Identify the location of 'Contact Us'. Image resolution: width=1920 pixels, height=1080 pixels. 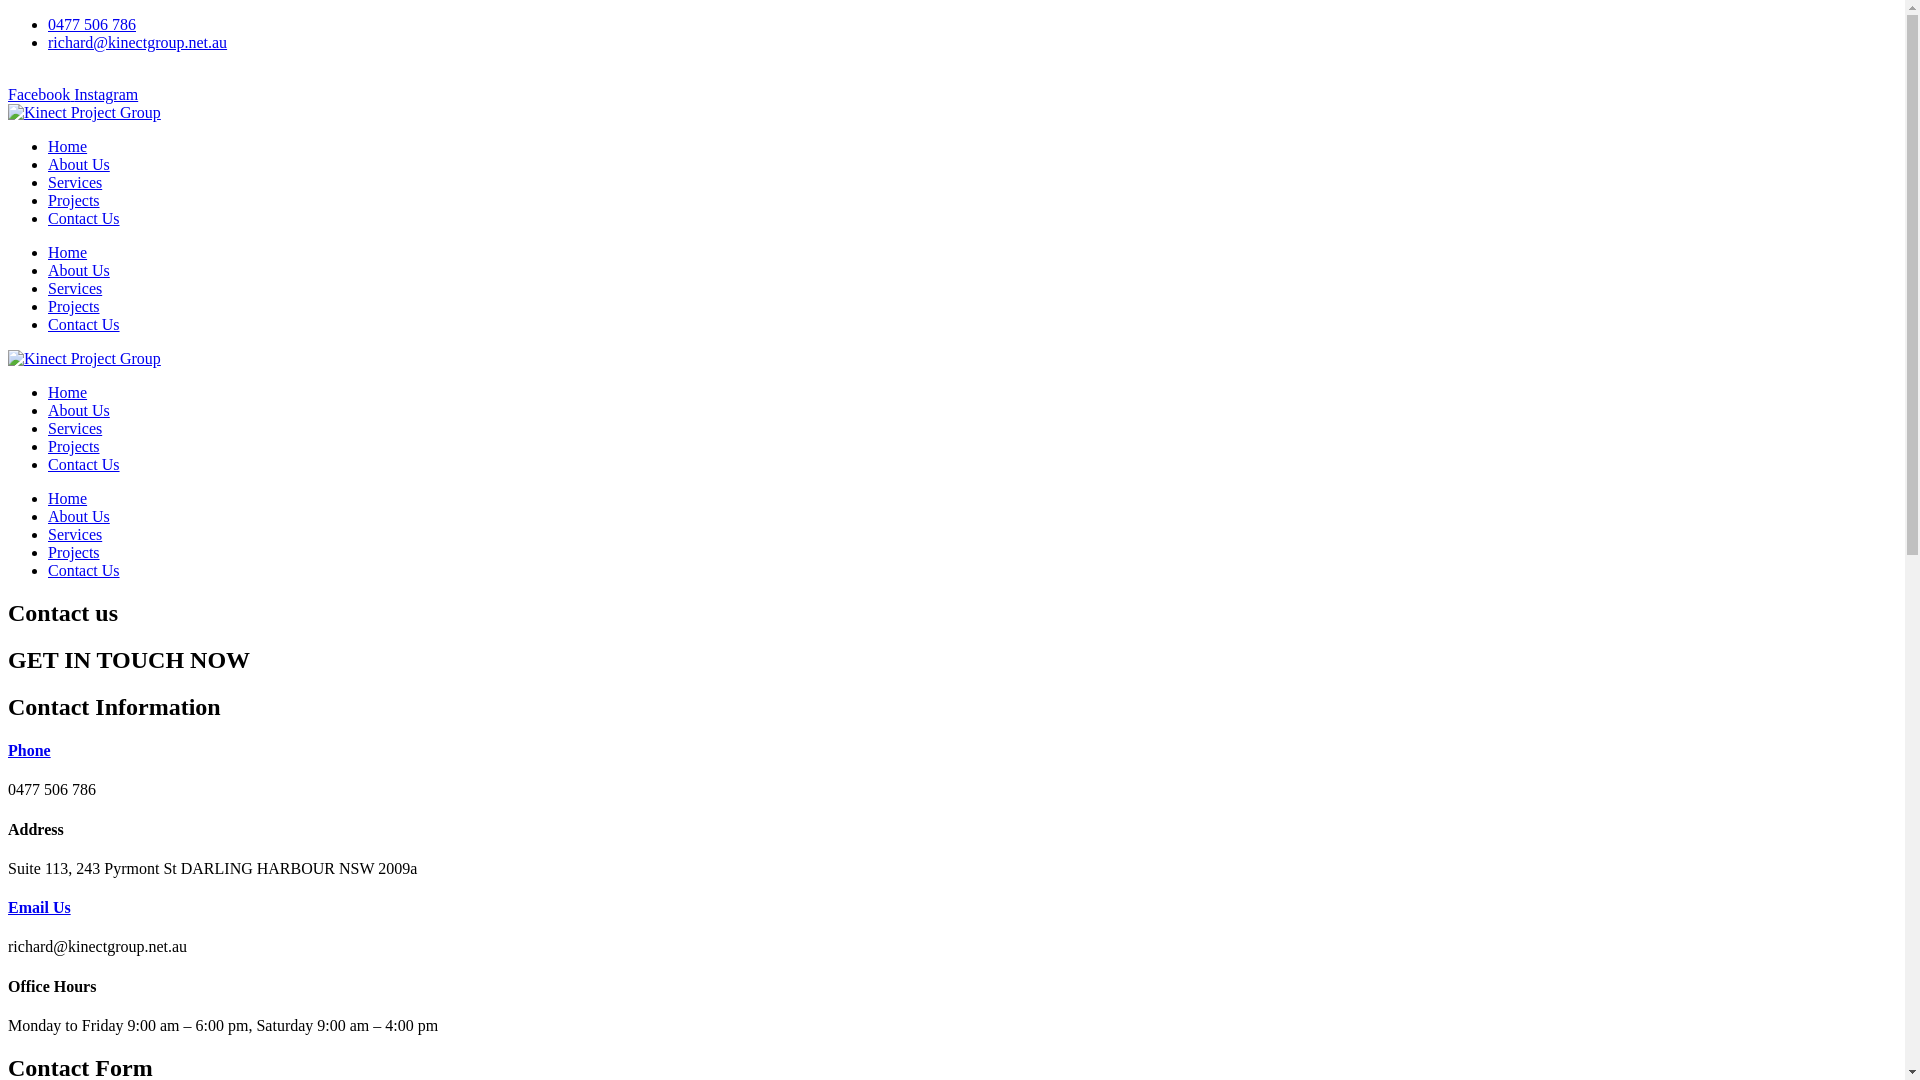
(82, 323).